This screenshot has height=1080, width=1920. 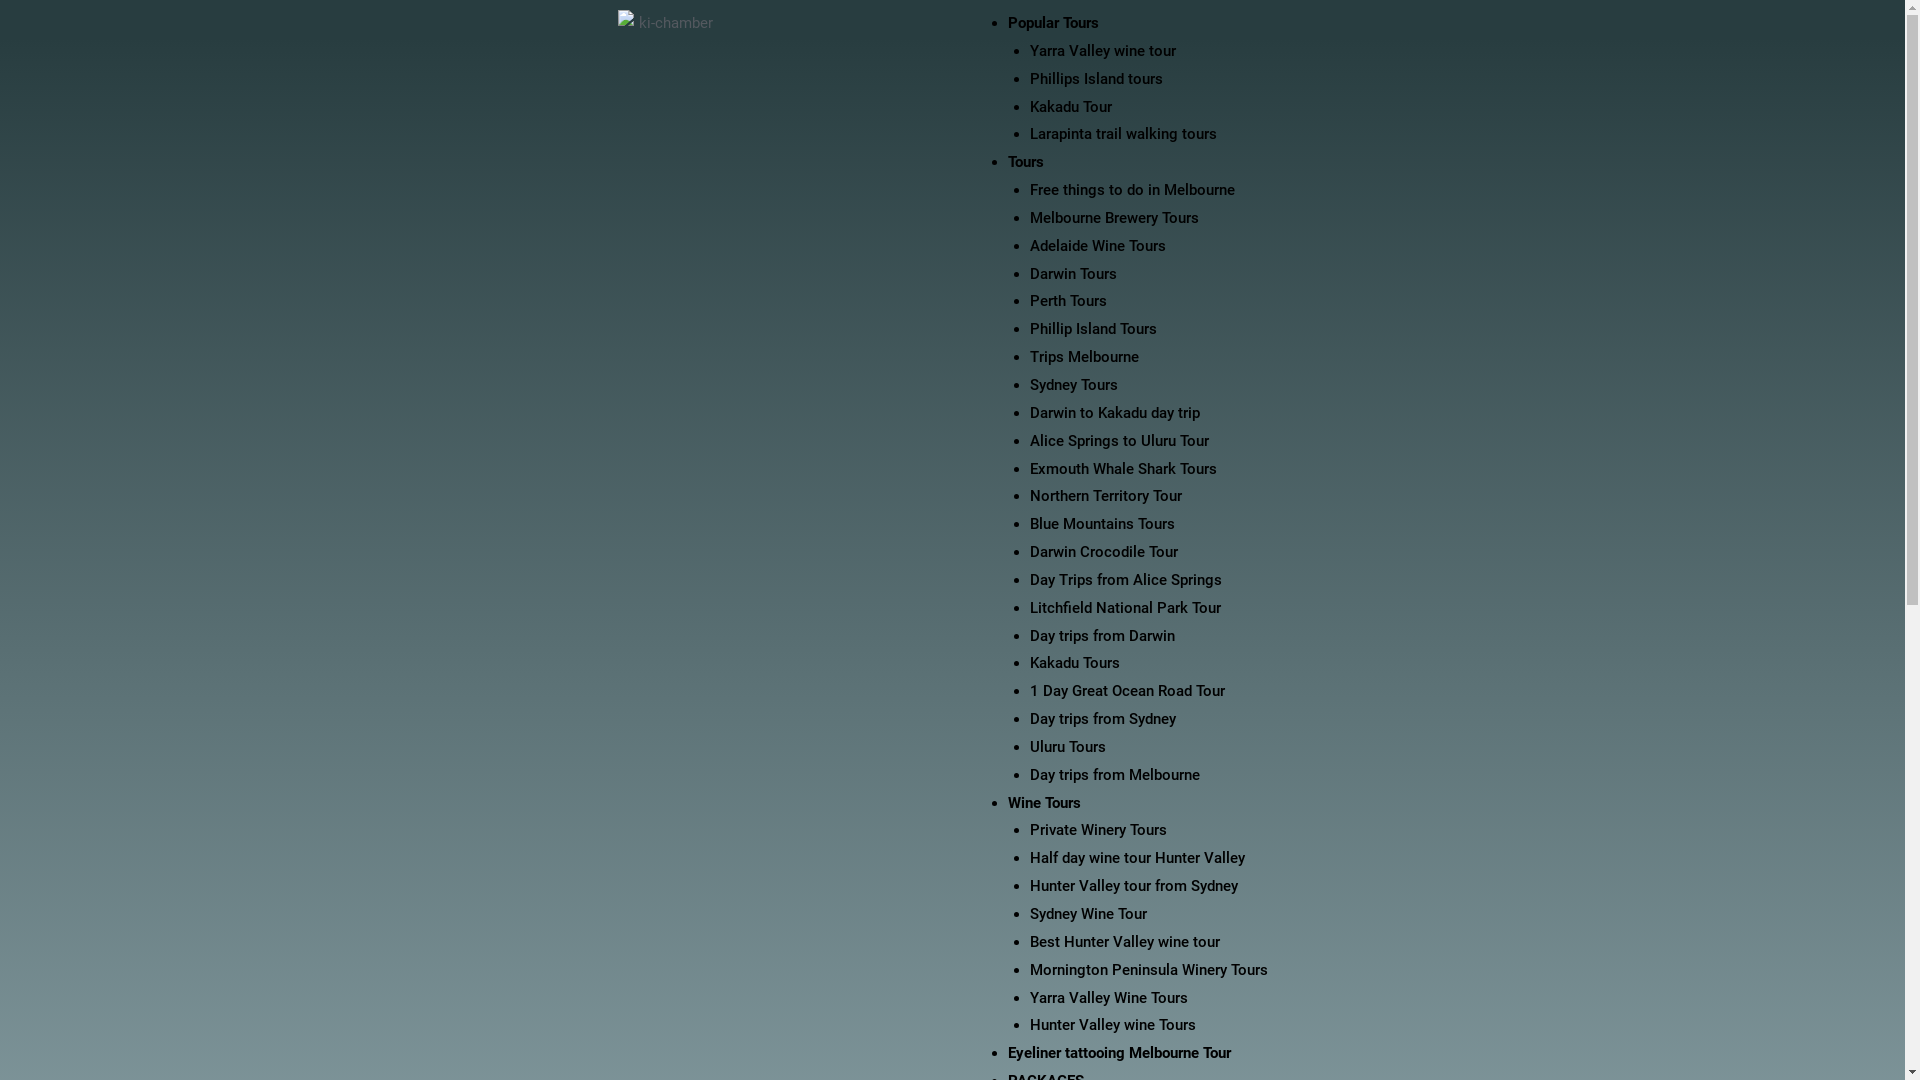 What do you see at coordinates (1087, 914) in the screenshot?
I see `'Sydney Wine Tour'` at bounding box center [1087, 914].